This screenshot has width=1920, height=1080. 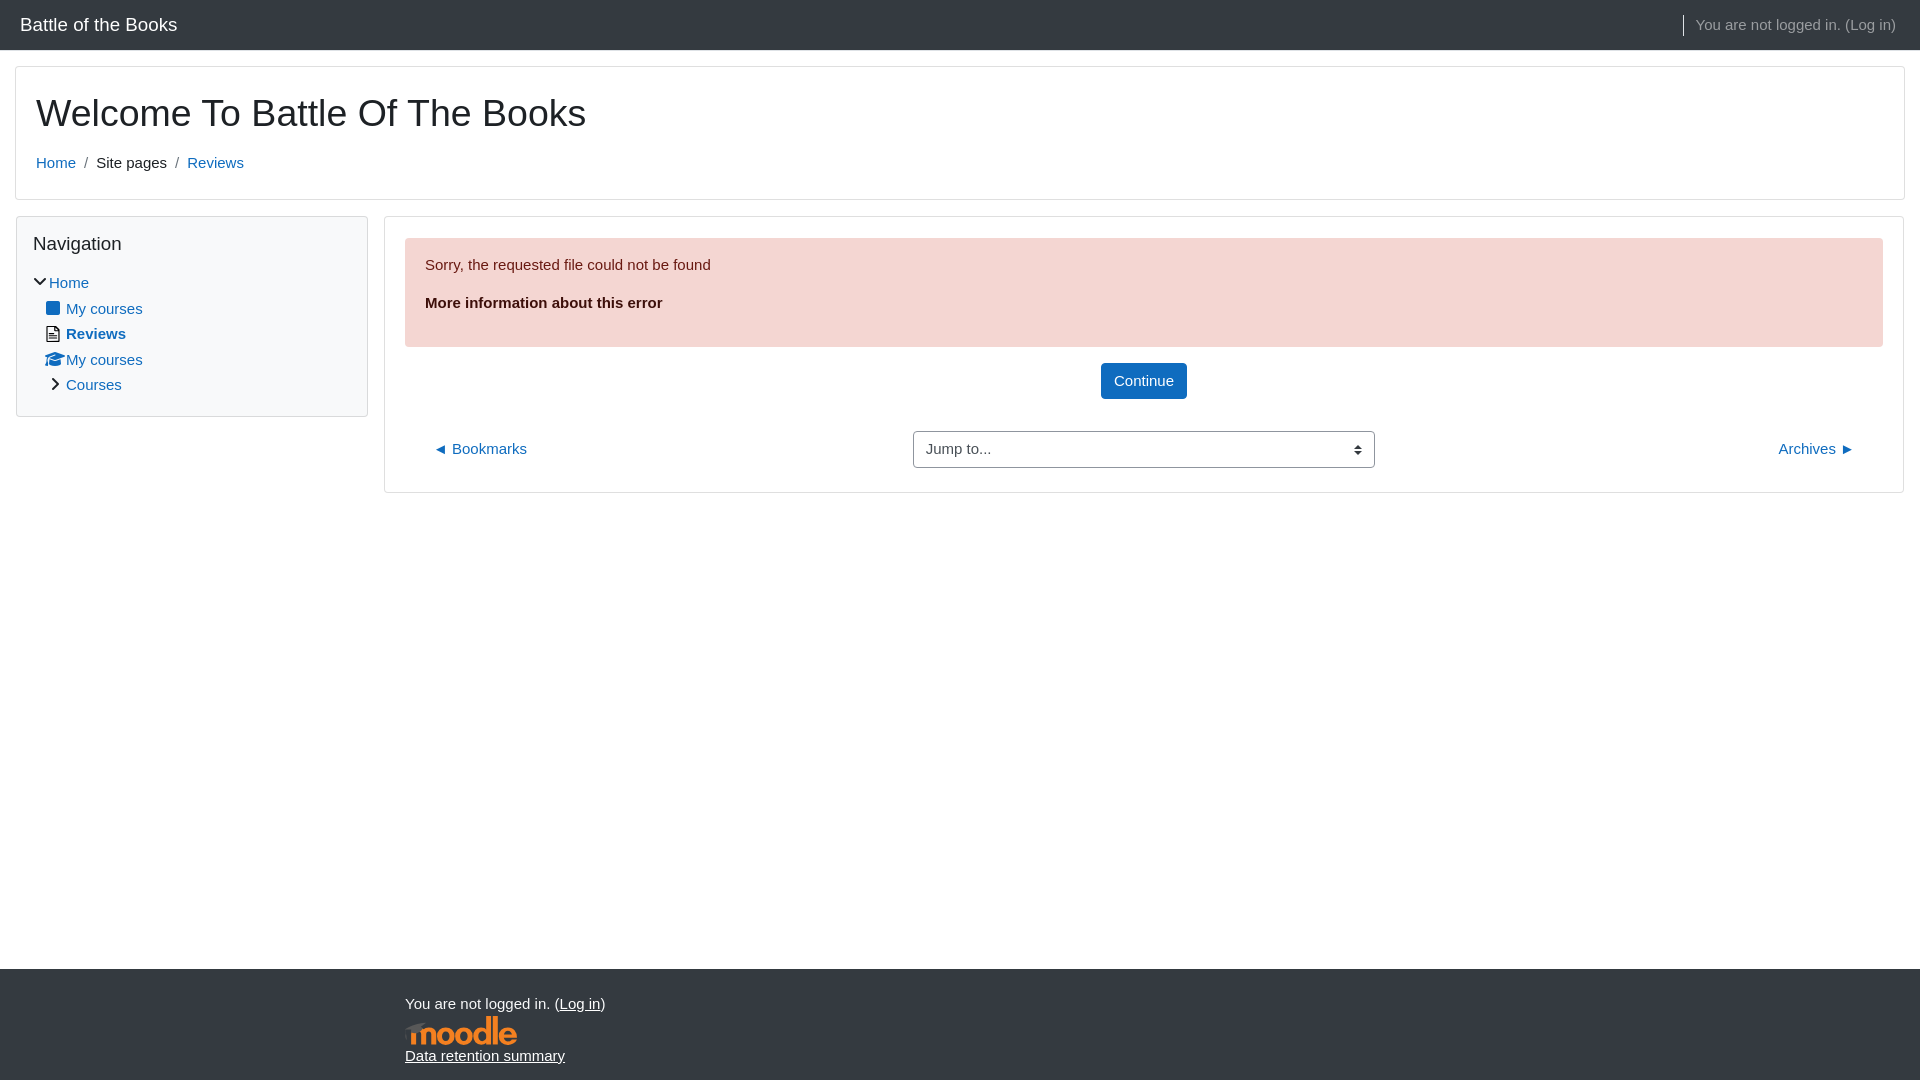 What do you see at coordinates (97, 24) in the screenshot?
I see `'Battle of the Books'` at bounding box center [97, 24].